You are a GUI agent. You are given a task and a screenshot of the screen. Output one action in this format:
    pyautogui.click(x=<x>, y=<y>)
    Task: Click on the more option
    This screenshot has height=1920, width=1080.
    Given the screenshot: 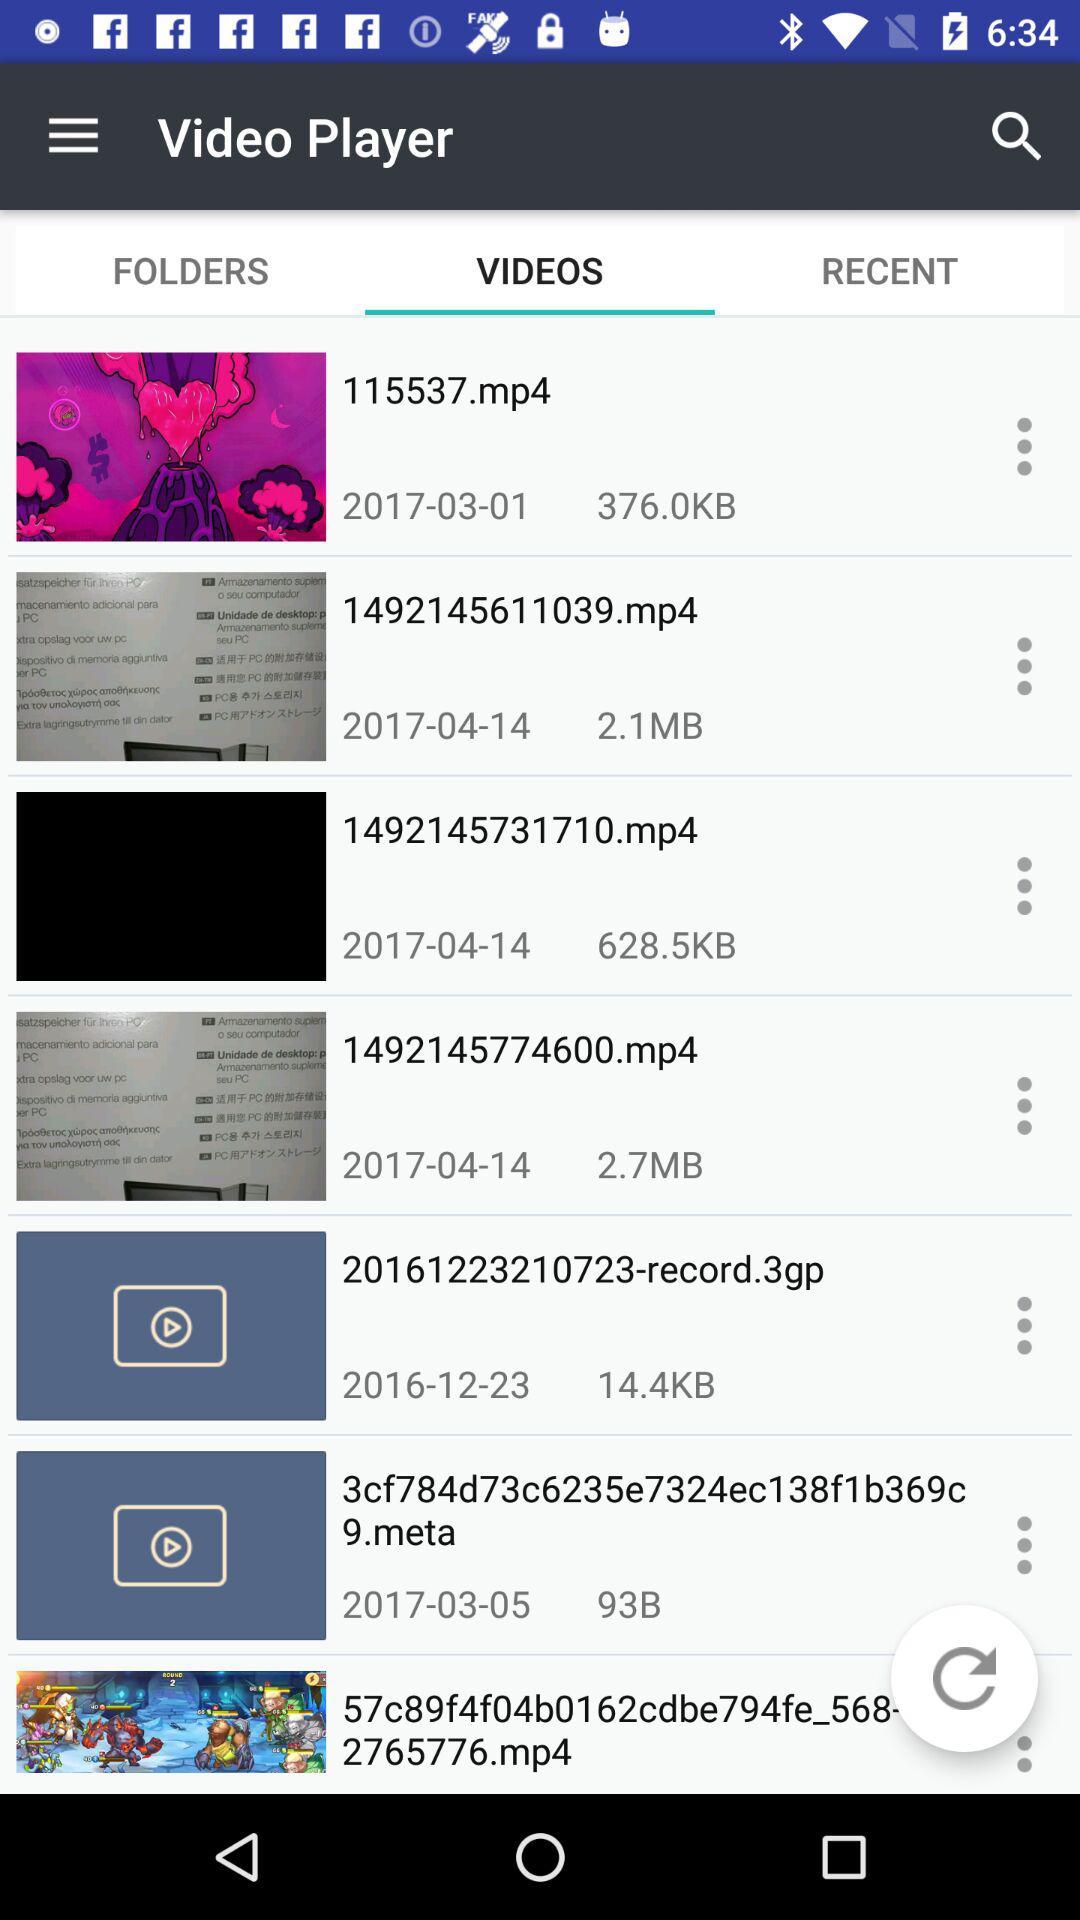 What is the action you would take?
    pyautogui.click(x=1024, y=1325)
    